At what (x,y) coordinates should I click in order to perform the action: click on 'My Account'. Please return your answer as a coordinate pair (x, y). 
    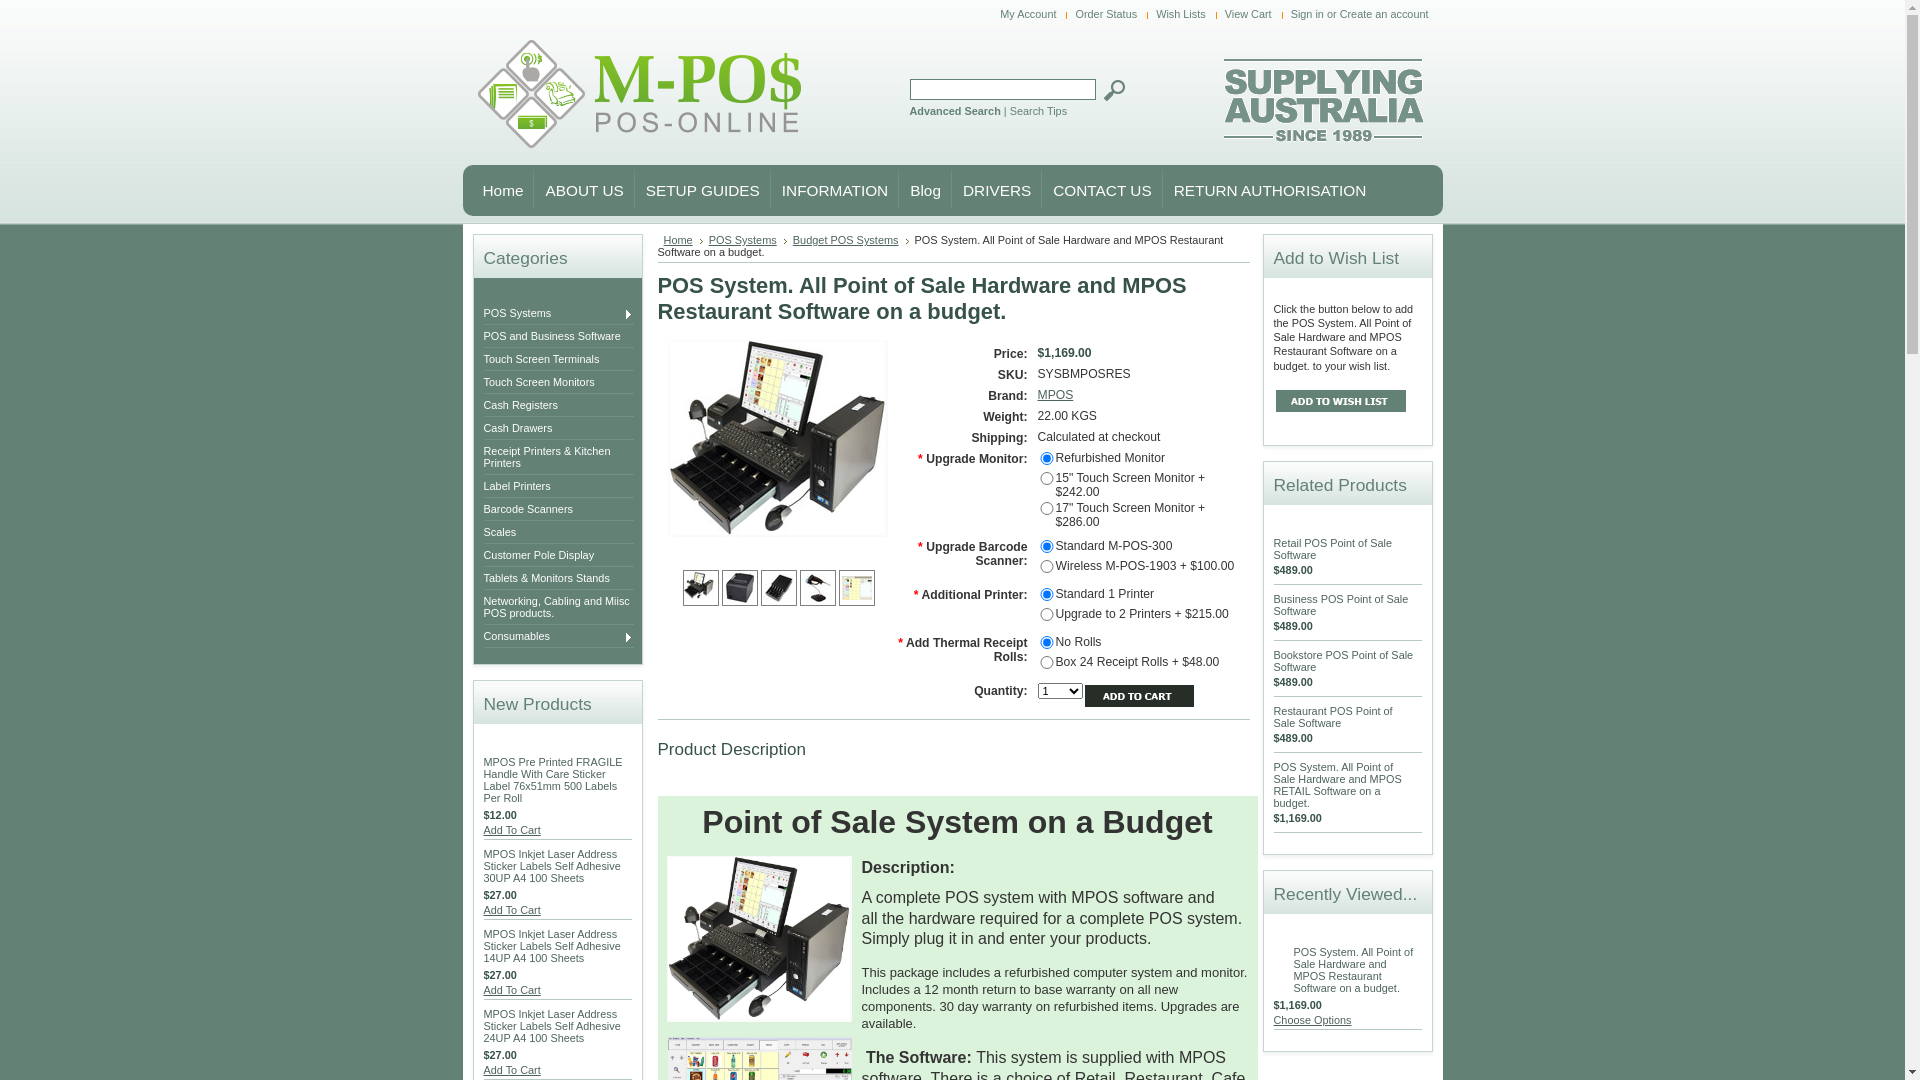
    Looking at the image, I should click on (1030, 14).